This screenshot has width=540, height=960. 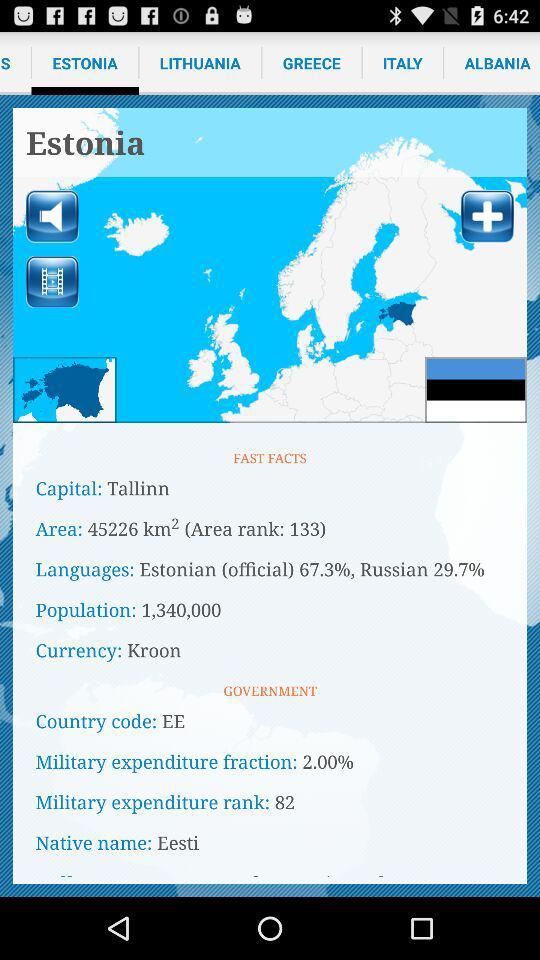 What do you see at coordinates (475, 388) in the screenshot?
I see `flag of region` at bounding box center [475, 388].